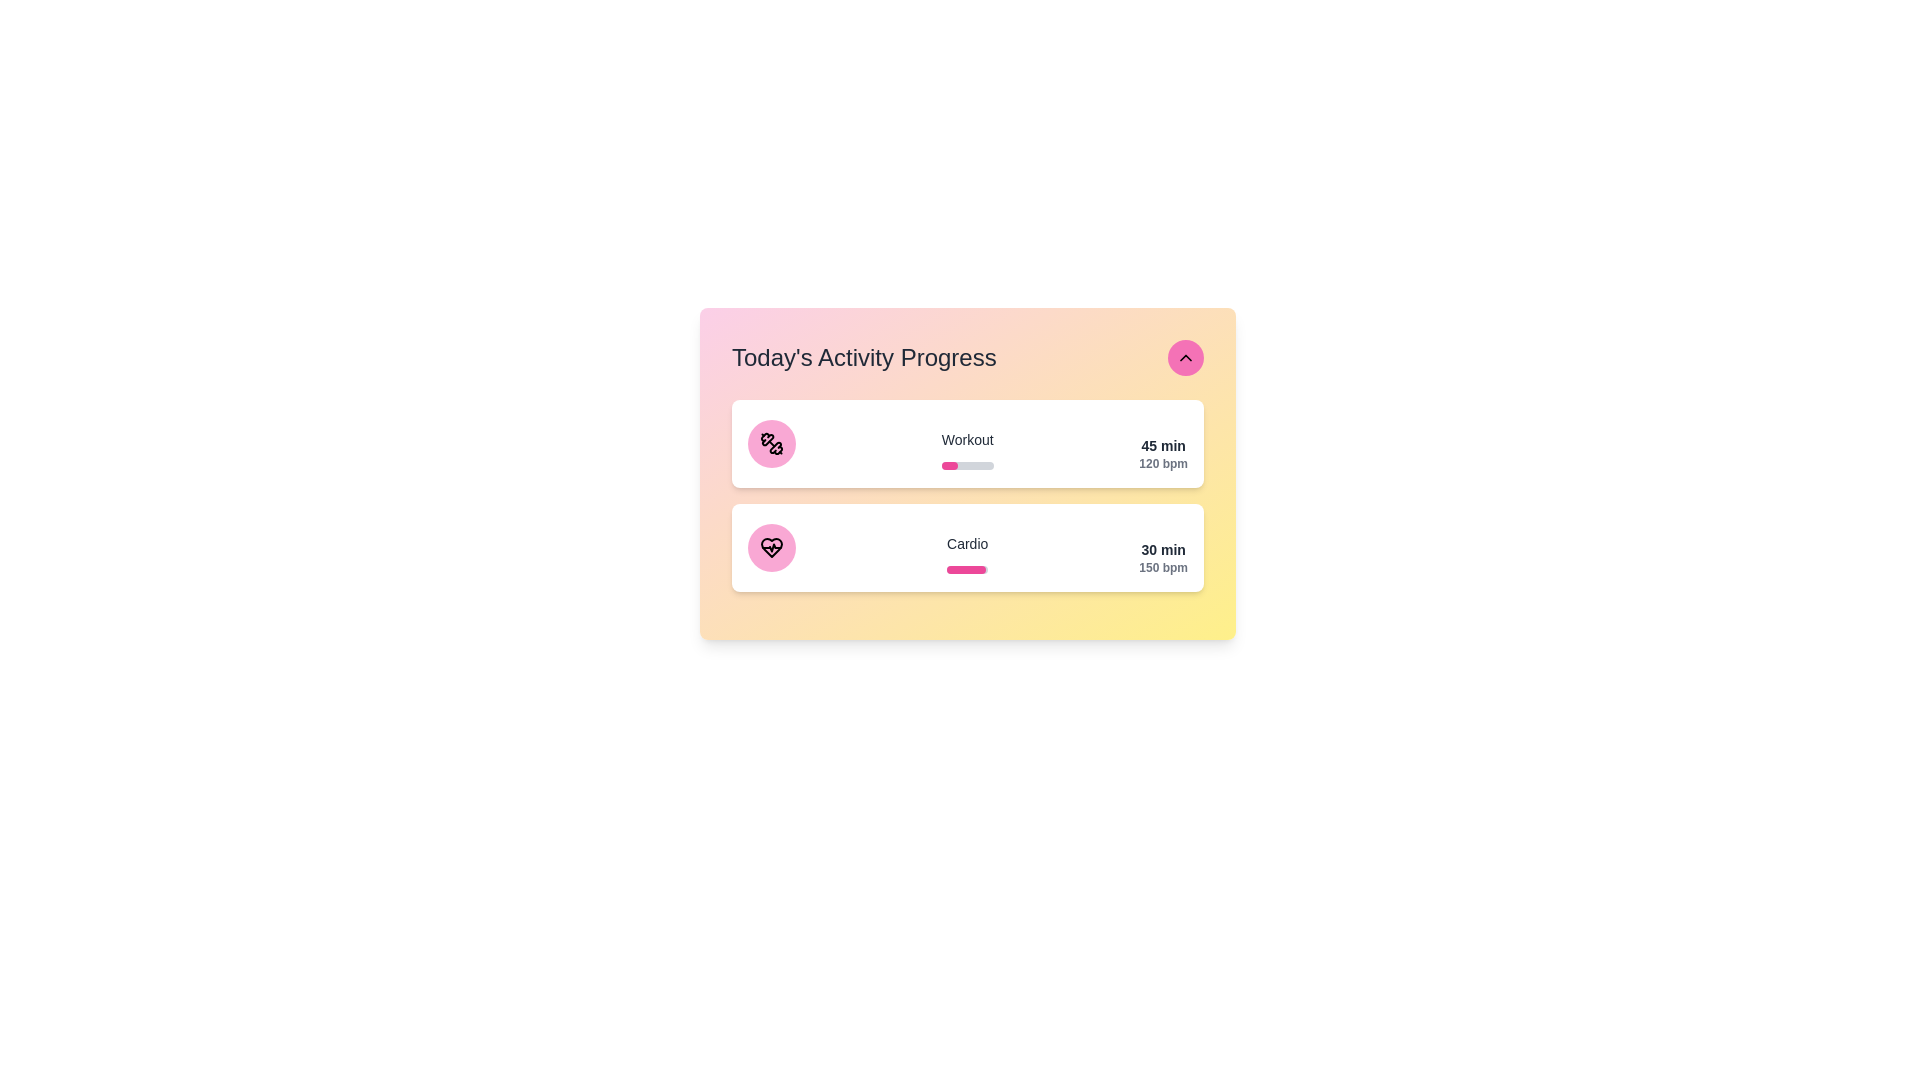 The width and height of the screenshot is (1920, 1080). Describe the element at coordinates (968, 547) in the screenshot. I see `the second Card item in the 'Today's Activity Progress' panel, which features a white background, rounded corners, and a shadow effect, containing a progress bar and text labels for 'Cardio', '30 min', and '150 bpm'` at that location.